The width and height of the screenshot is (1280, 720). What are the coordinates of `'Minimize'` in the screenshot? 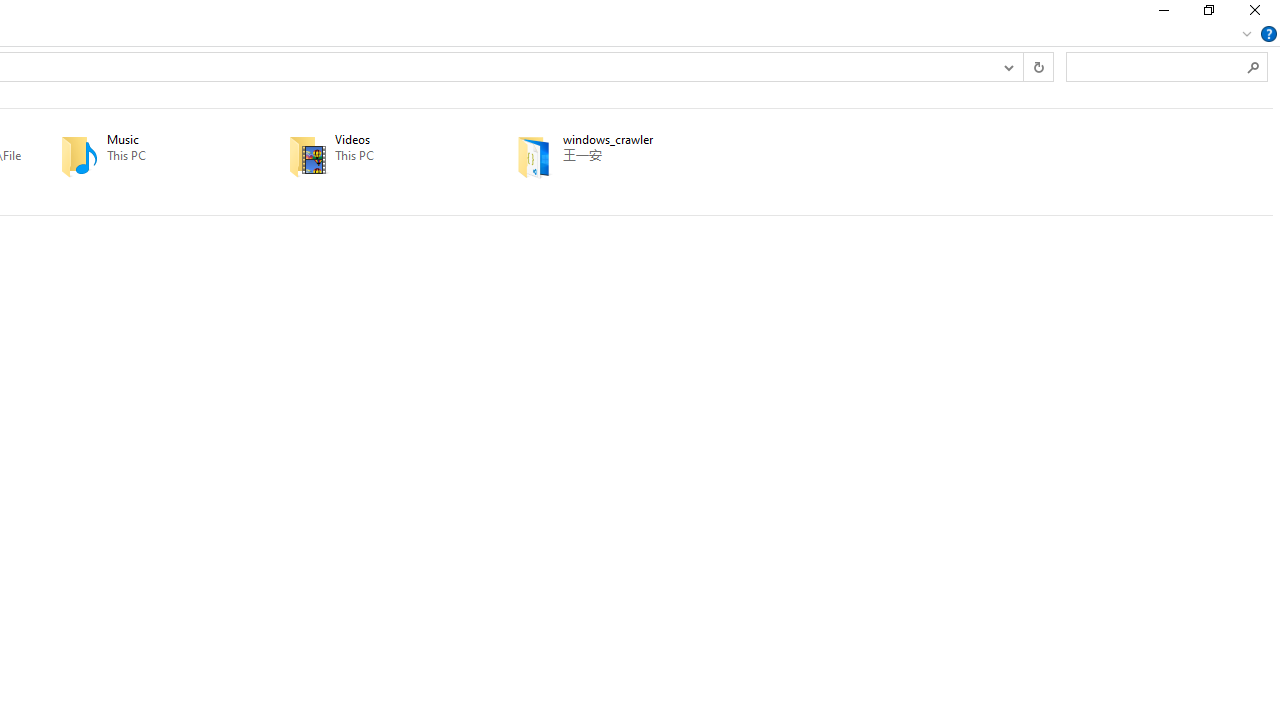 It's located at (1162, 15).